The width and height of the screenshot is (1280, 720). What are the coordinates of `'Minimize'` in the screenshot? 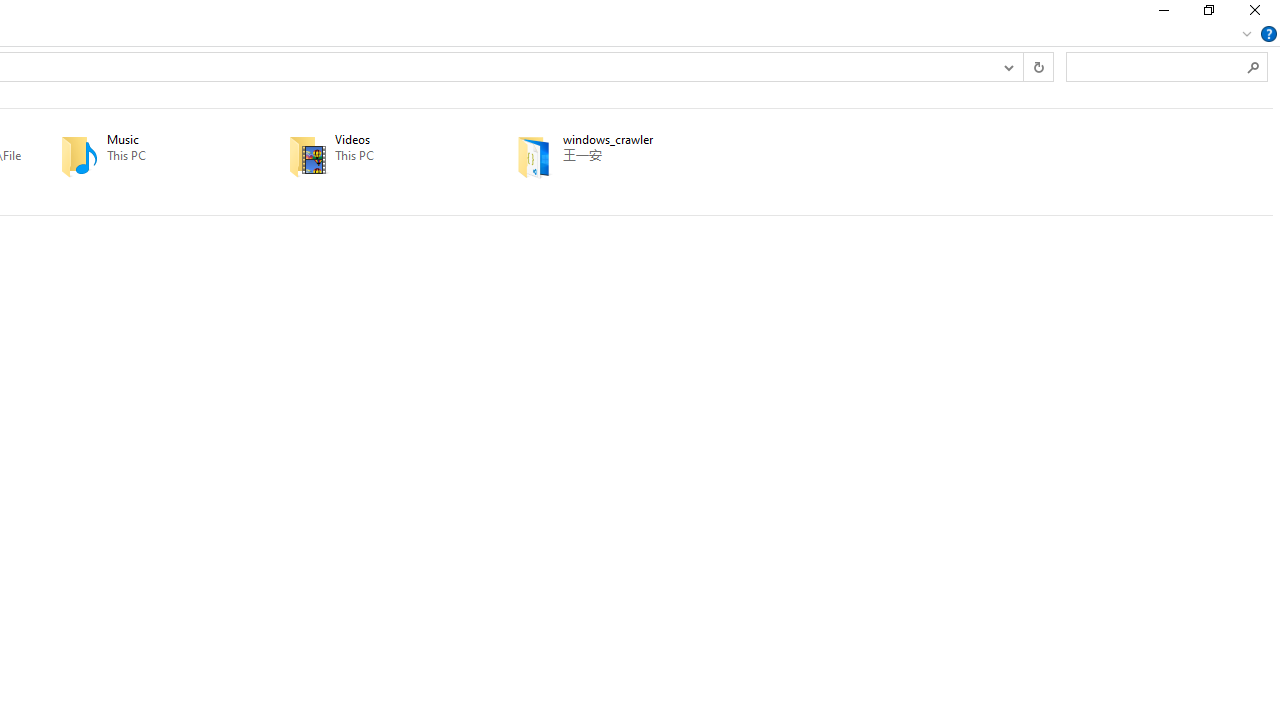 It's located at (1162, 15).